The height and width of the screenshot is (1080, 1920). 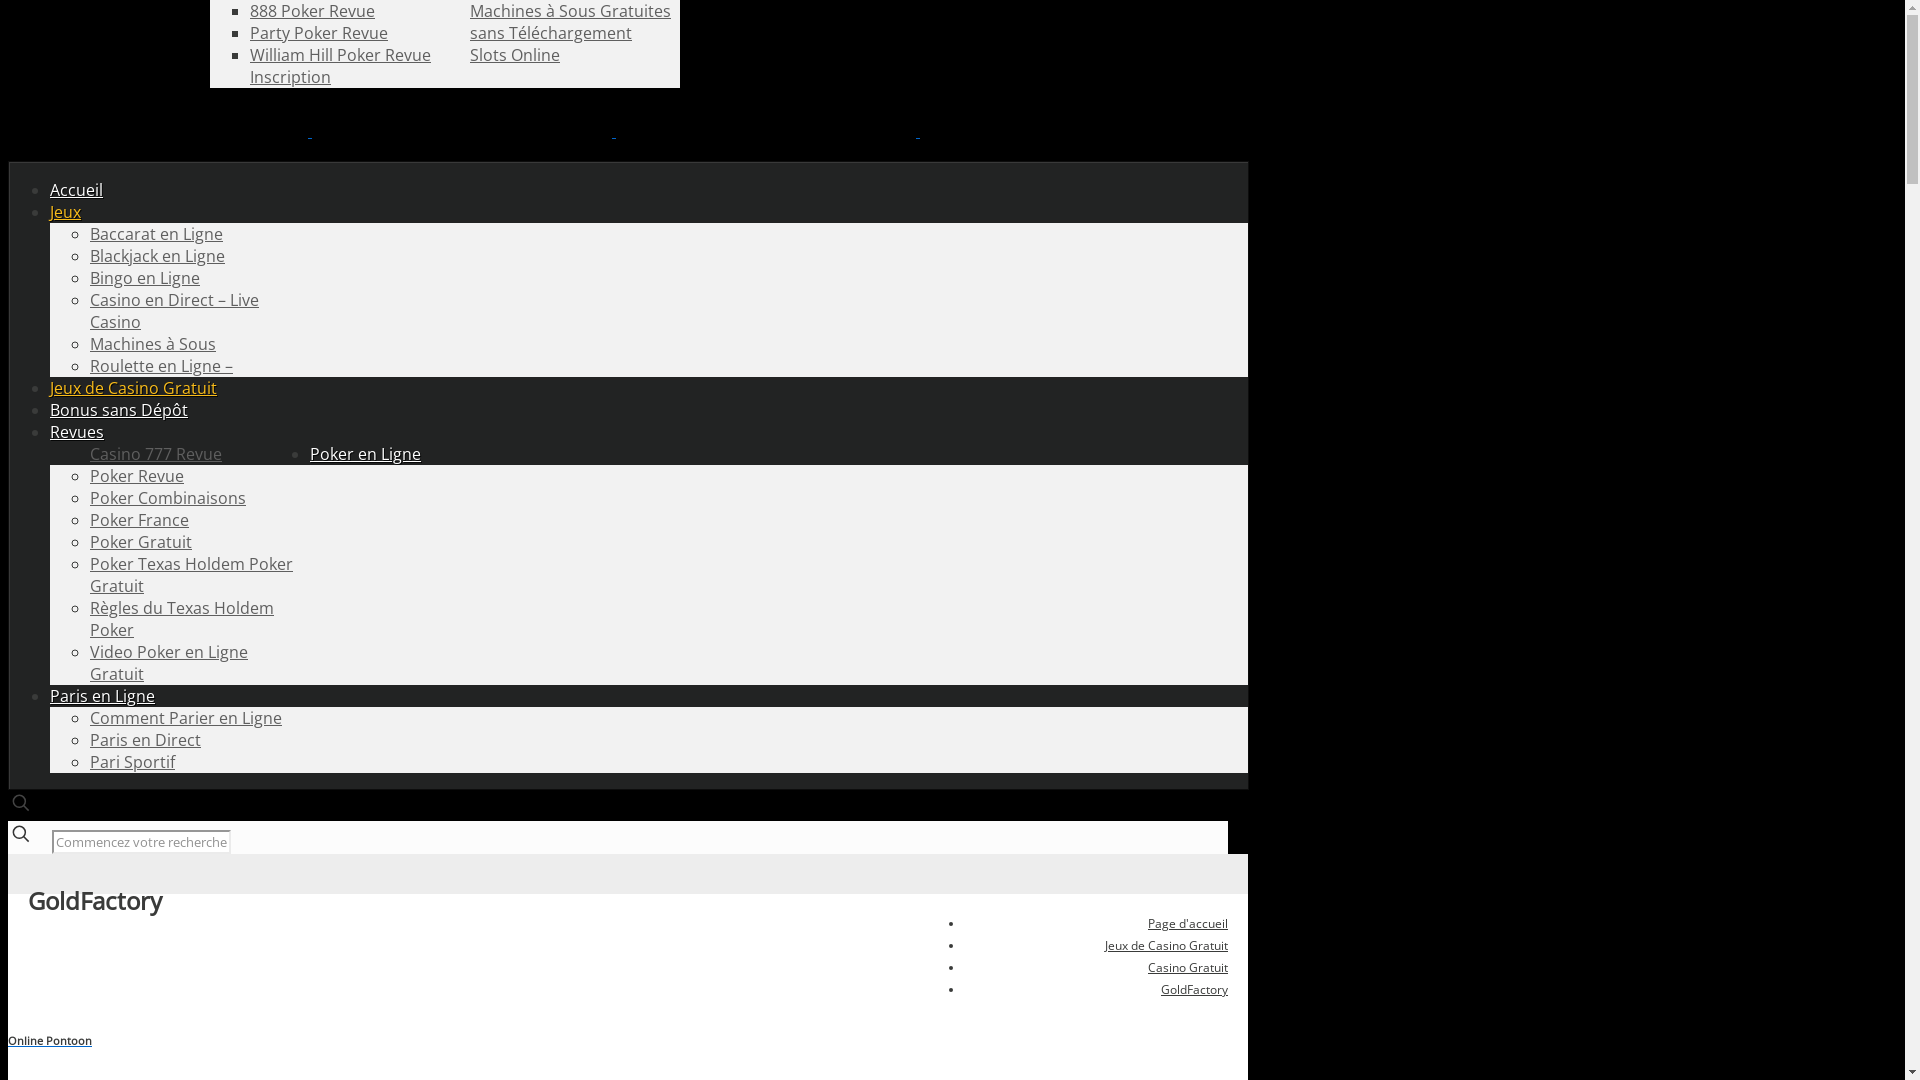 What do you see at coordinates (1187, 966) in the screenshot?
I see `'Casino Gratuit'` at bounding box center [1187, 966].